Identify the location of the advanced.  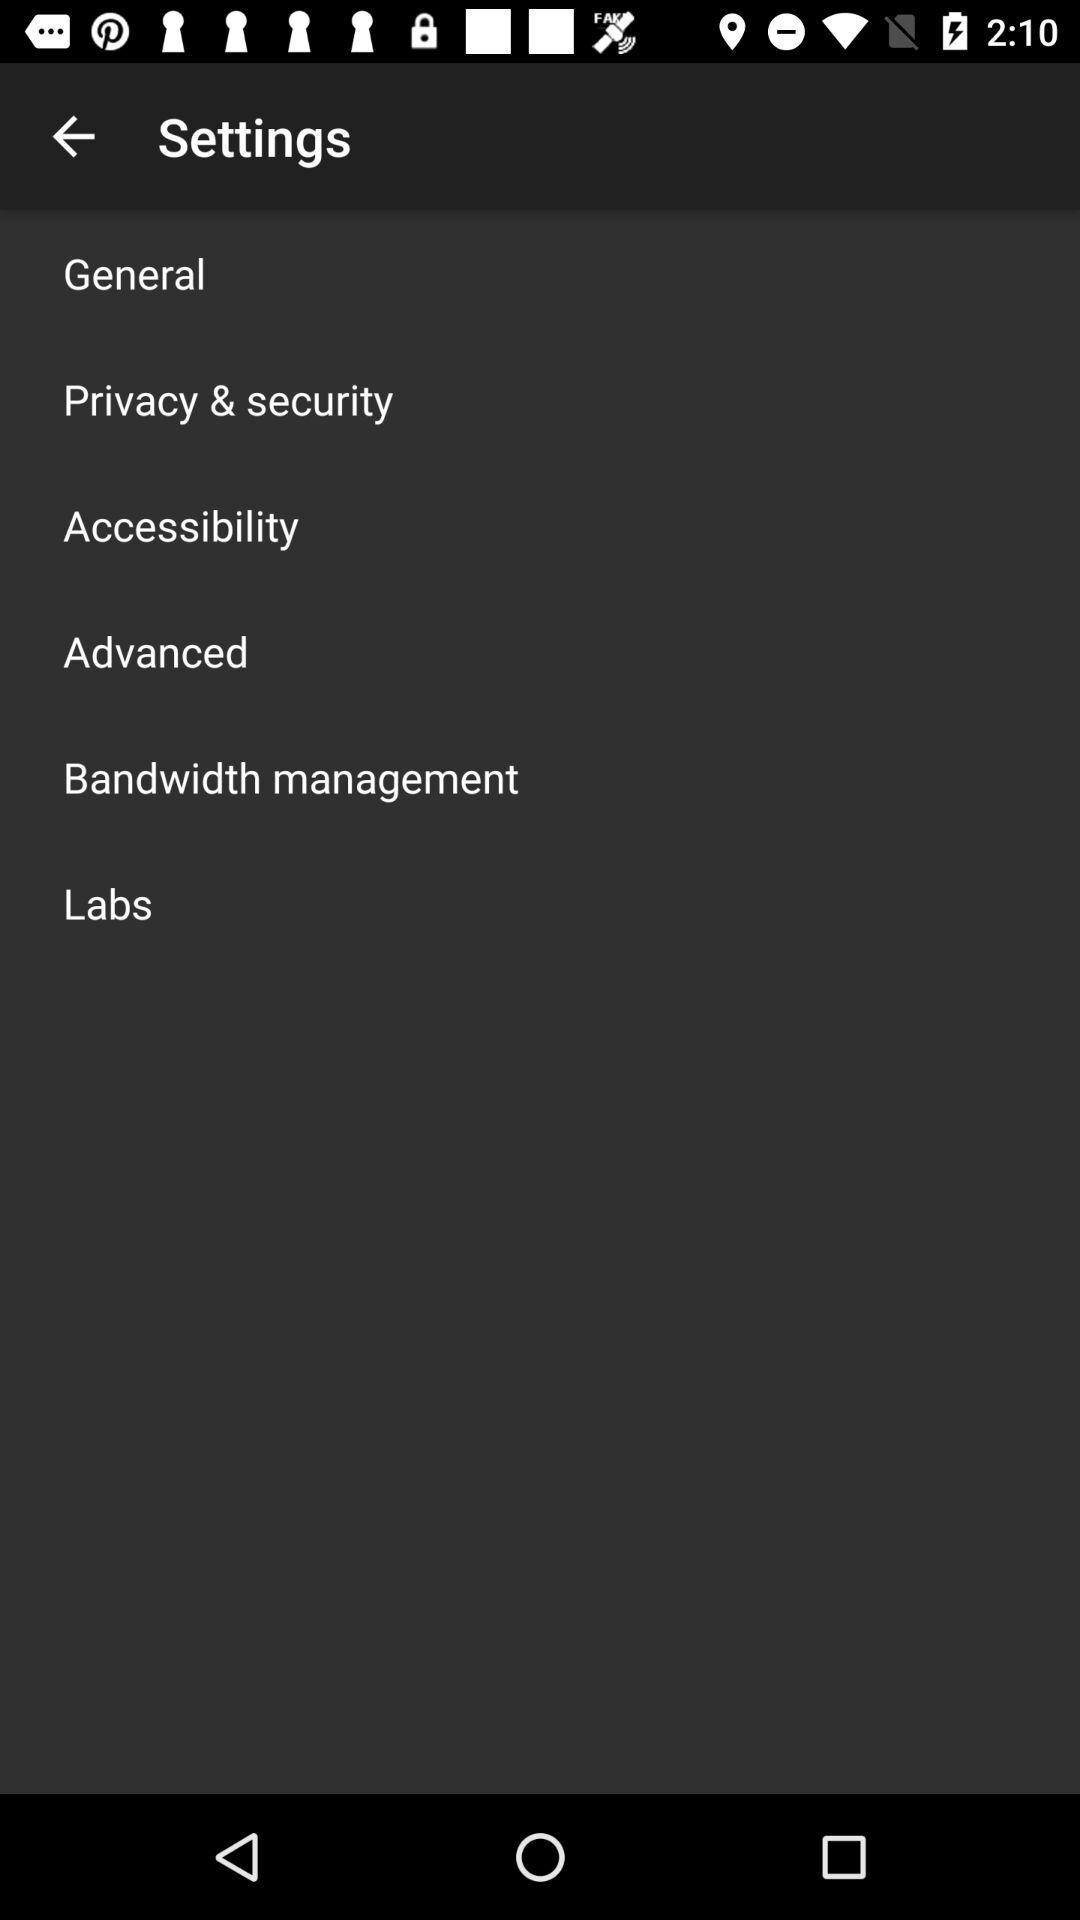
(154, 651).